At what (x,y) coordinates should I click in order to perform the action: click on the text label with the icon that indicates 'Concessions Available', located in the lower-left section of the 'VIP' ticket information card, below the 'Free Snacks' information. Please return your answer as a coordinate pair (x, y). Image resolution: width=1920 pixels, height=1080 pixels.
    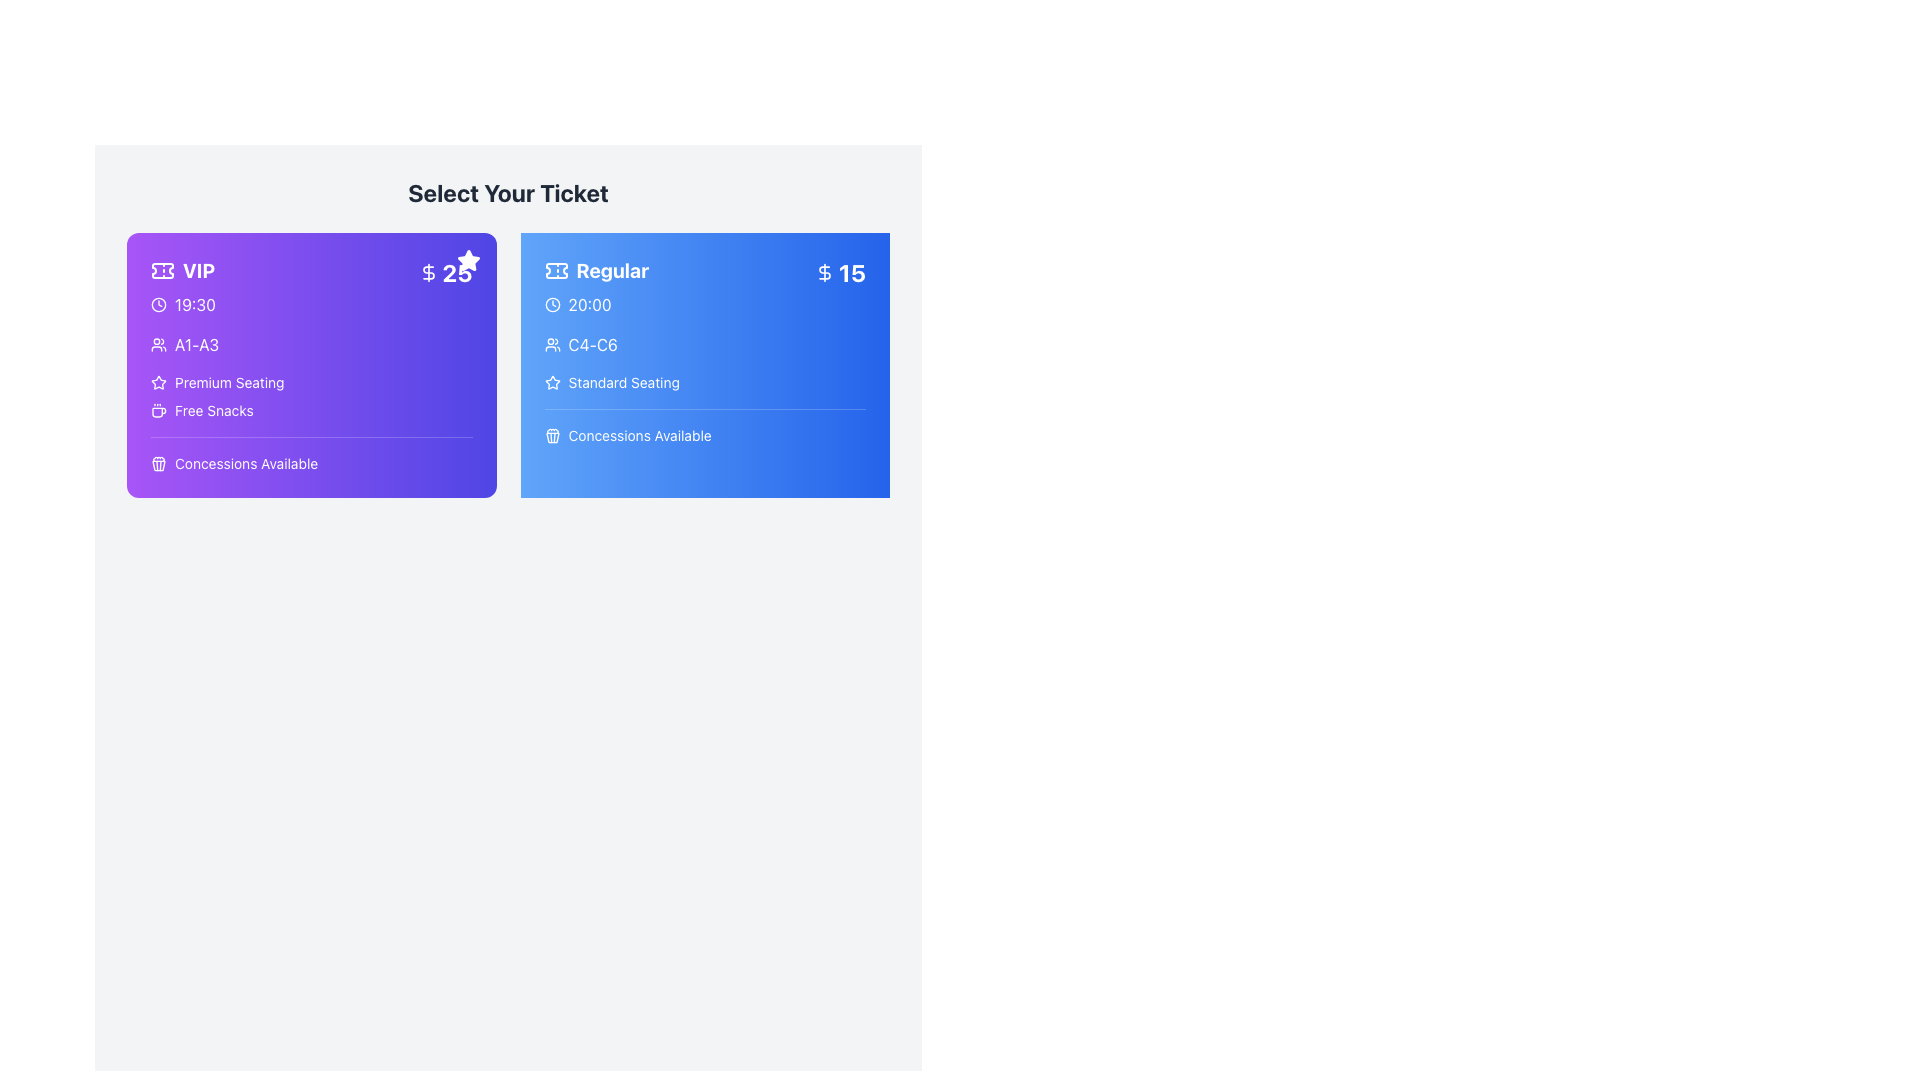
    Looking at the image, I should click on (234, 463).